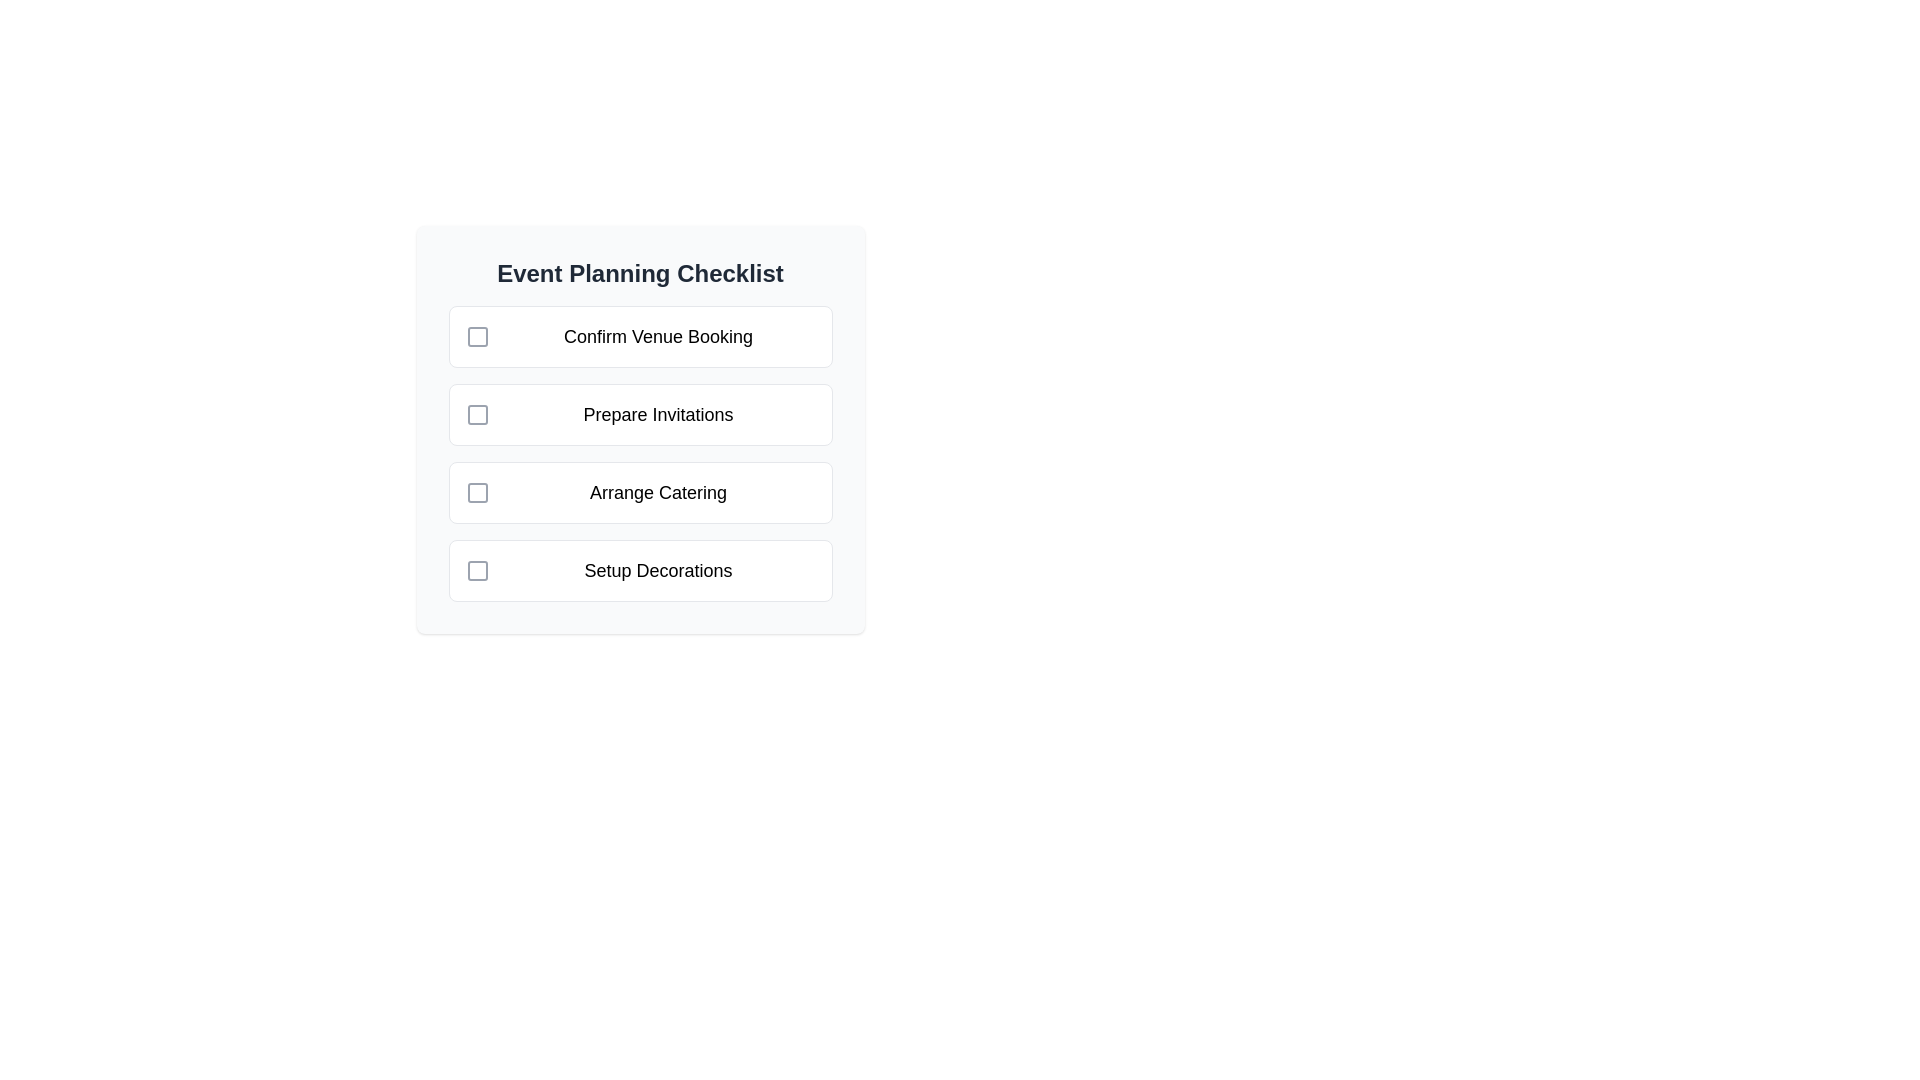  Describe the element at coordinates (476, 570) in the screenshot. I see `the checkbox for the task 'Setup Decorations' in the 'Event Planning Checklist'` at that location.